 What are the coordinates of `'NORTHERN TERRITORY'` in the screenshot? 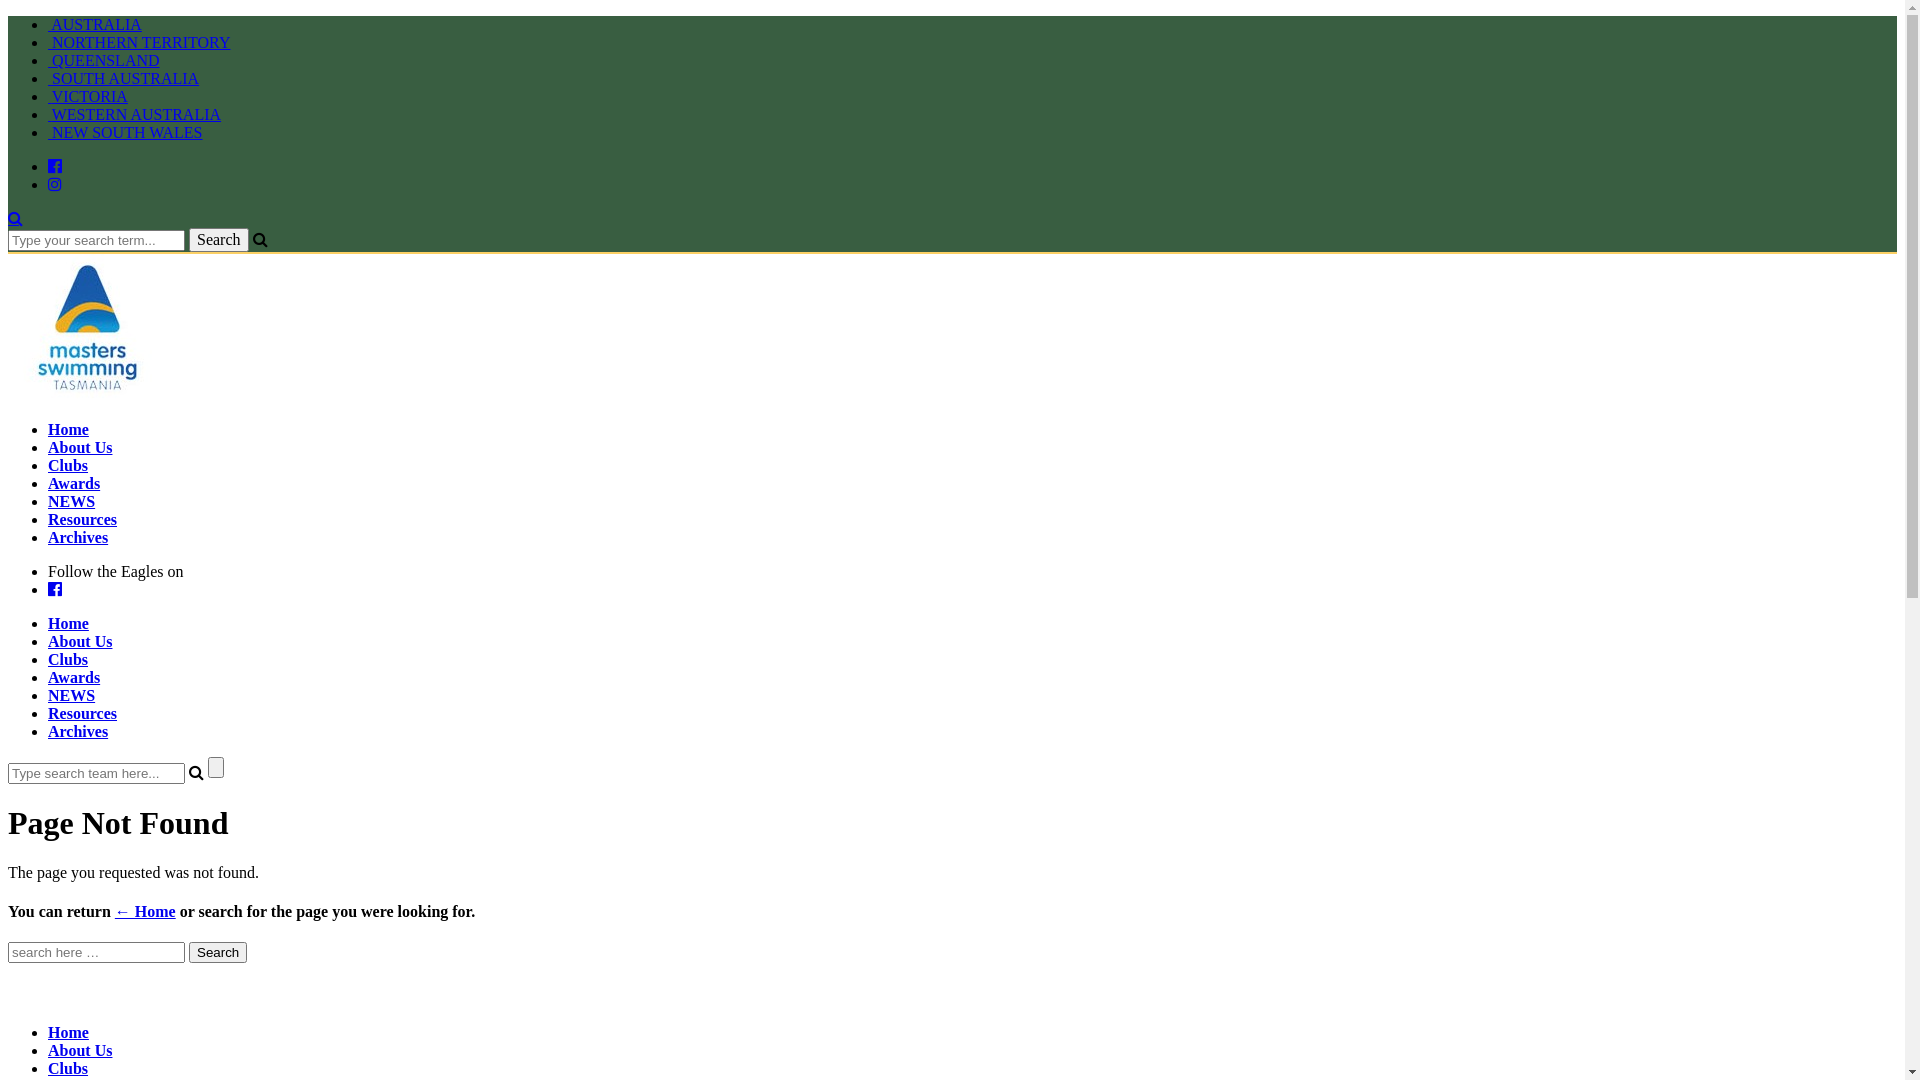 It's located at (138, 42).